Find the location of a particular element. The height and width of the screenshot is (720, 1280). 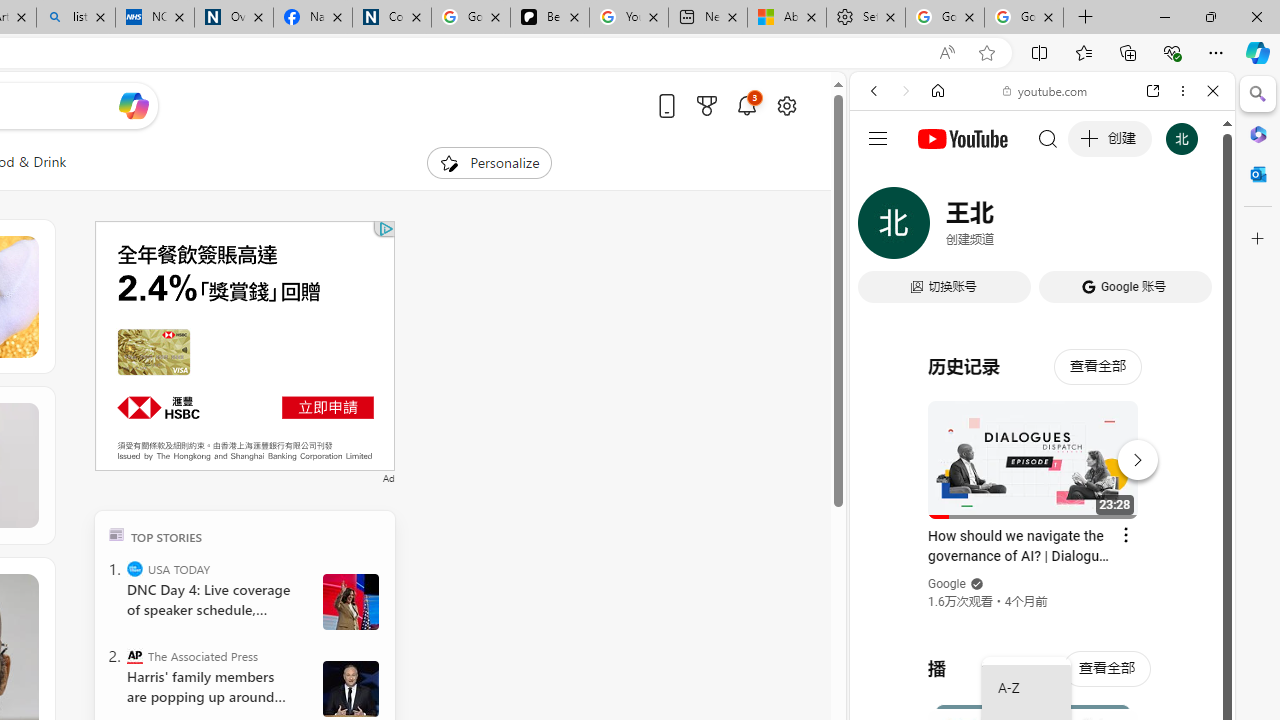

'YouTube' is located at coordinates (1034, 297).